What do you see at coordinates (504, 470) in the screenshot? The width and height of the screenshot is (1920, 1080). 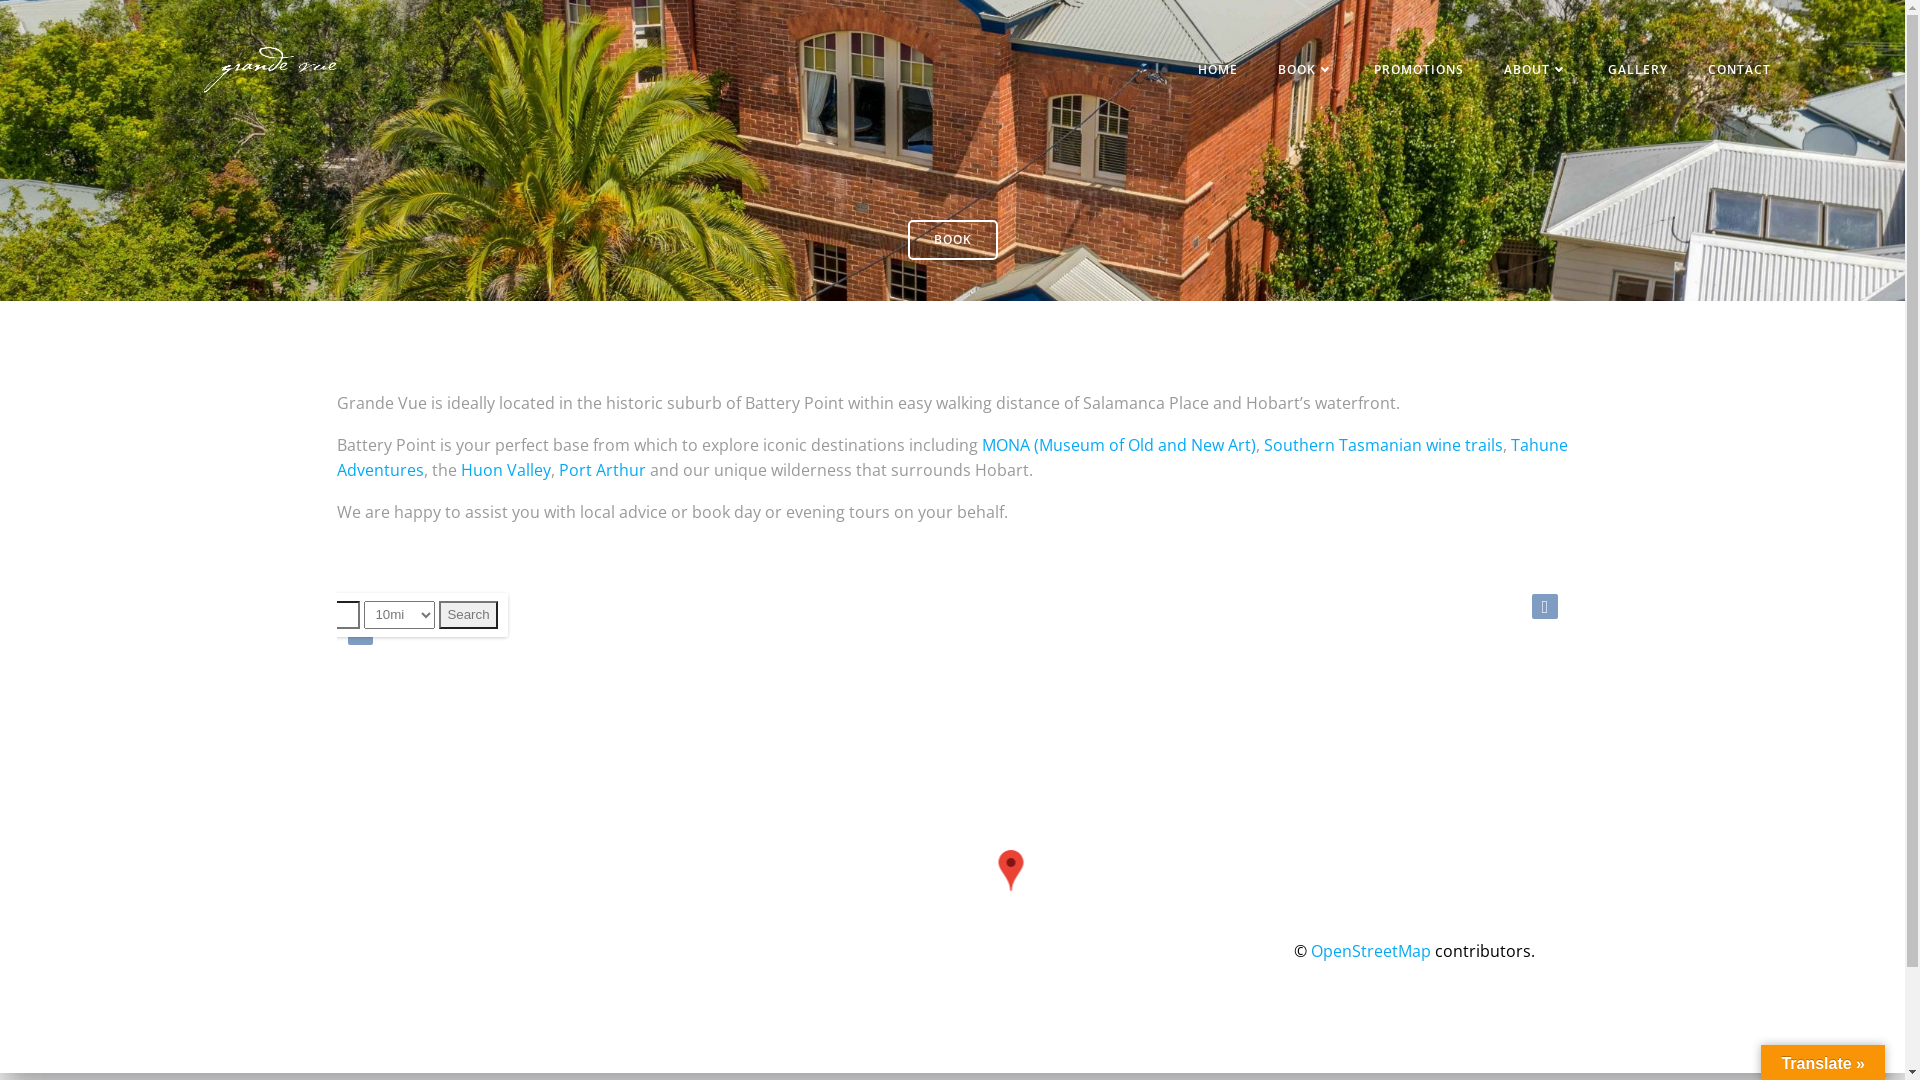 I see `'Huon Valley'` at bounding box center [504, 470].